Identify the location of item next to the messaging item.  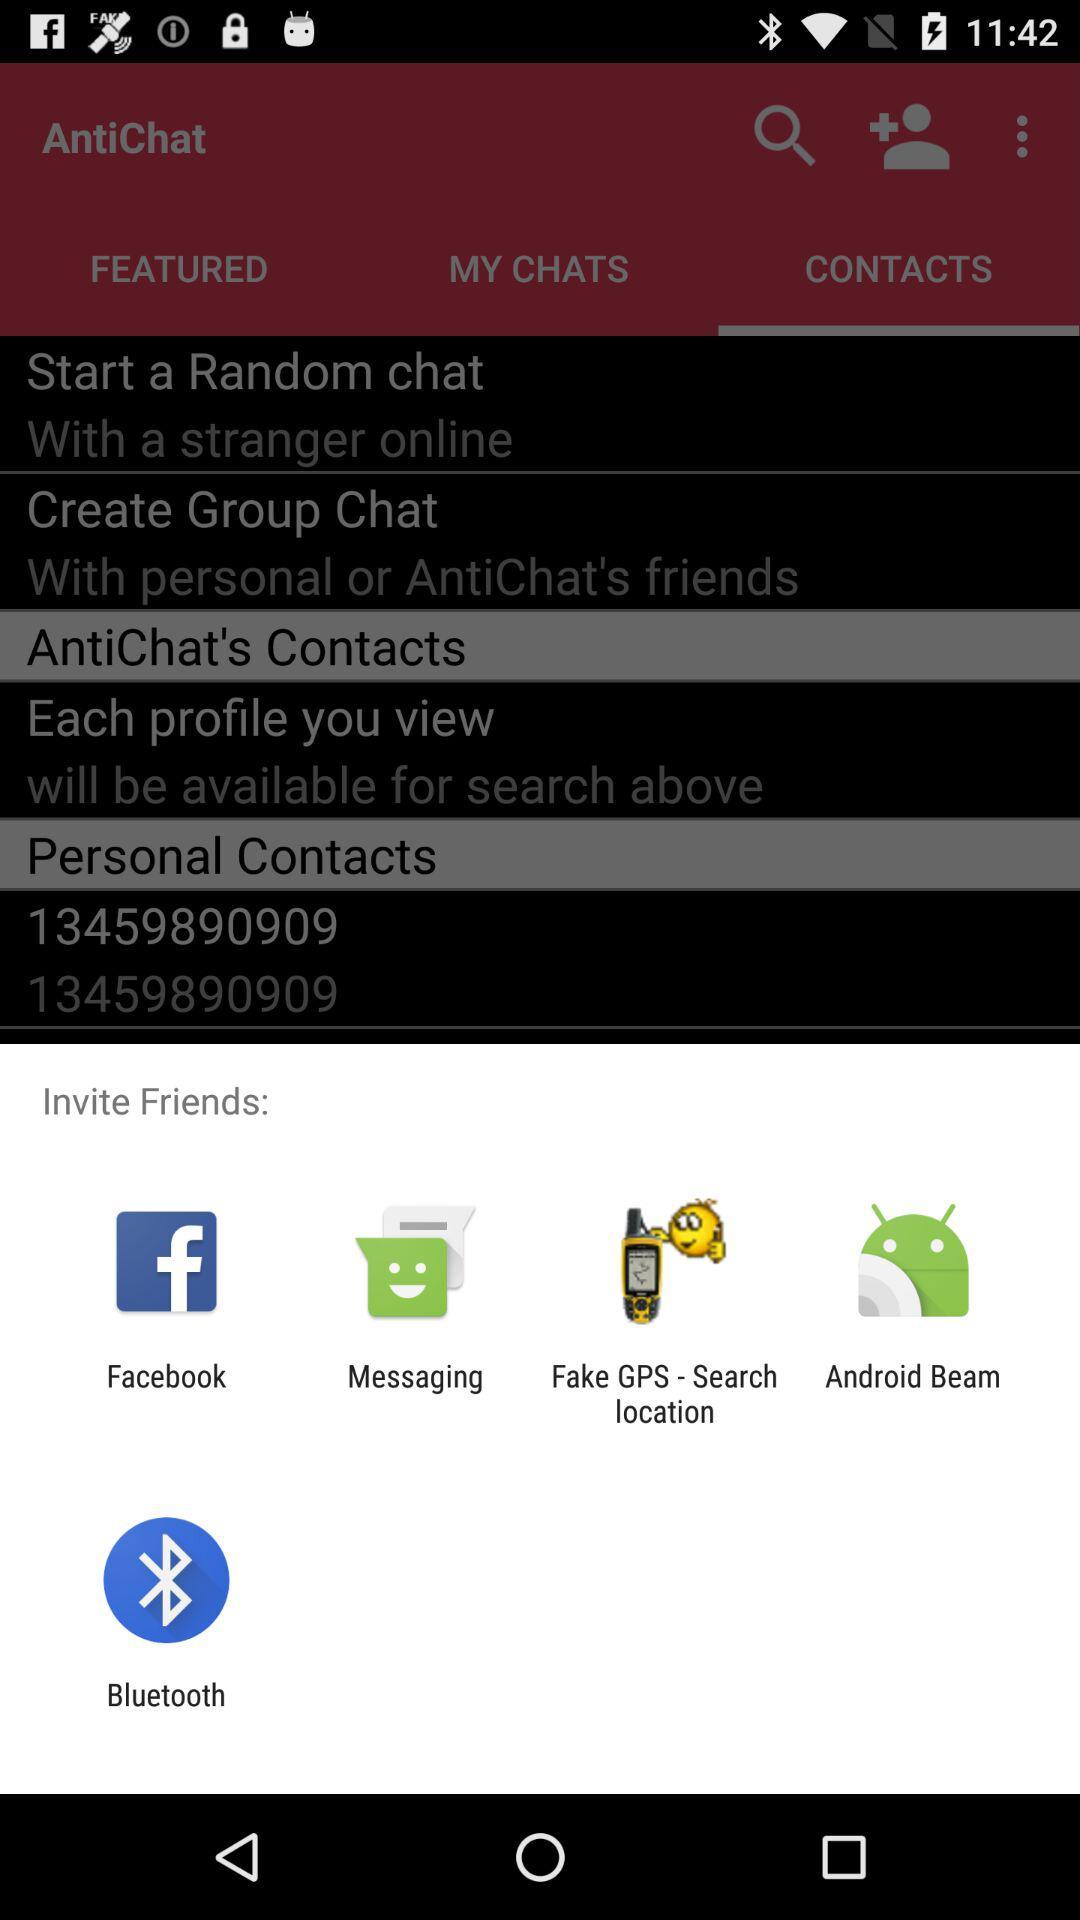
(165, 1392).